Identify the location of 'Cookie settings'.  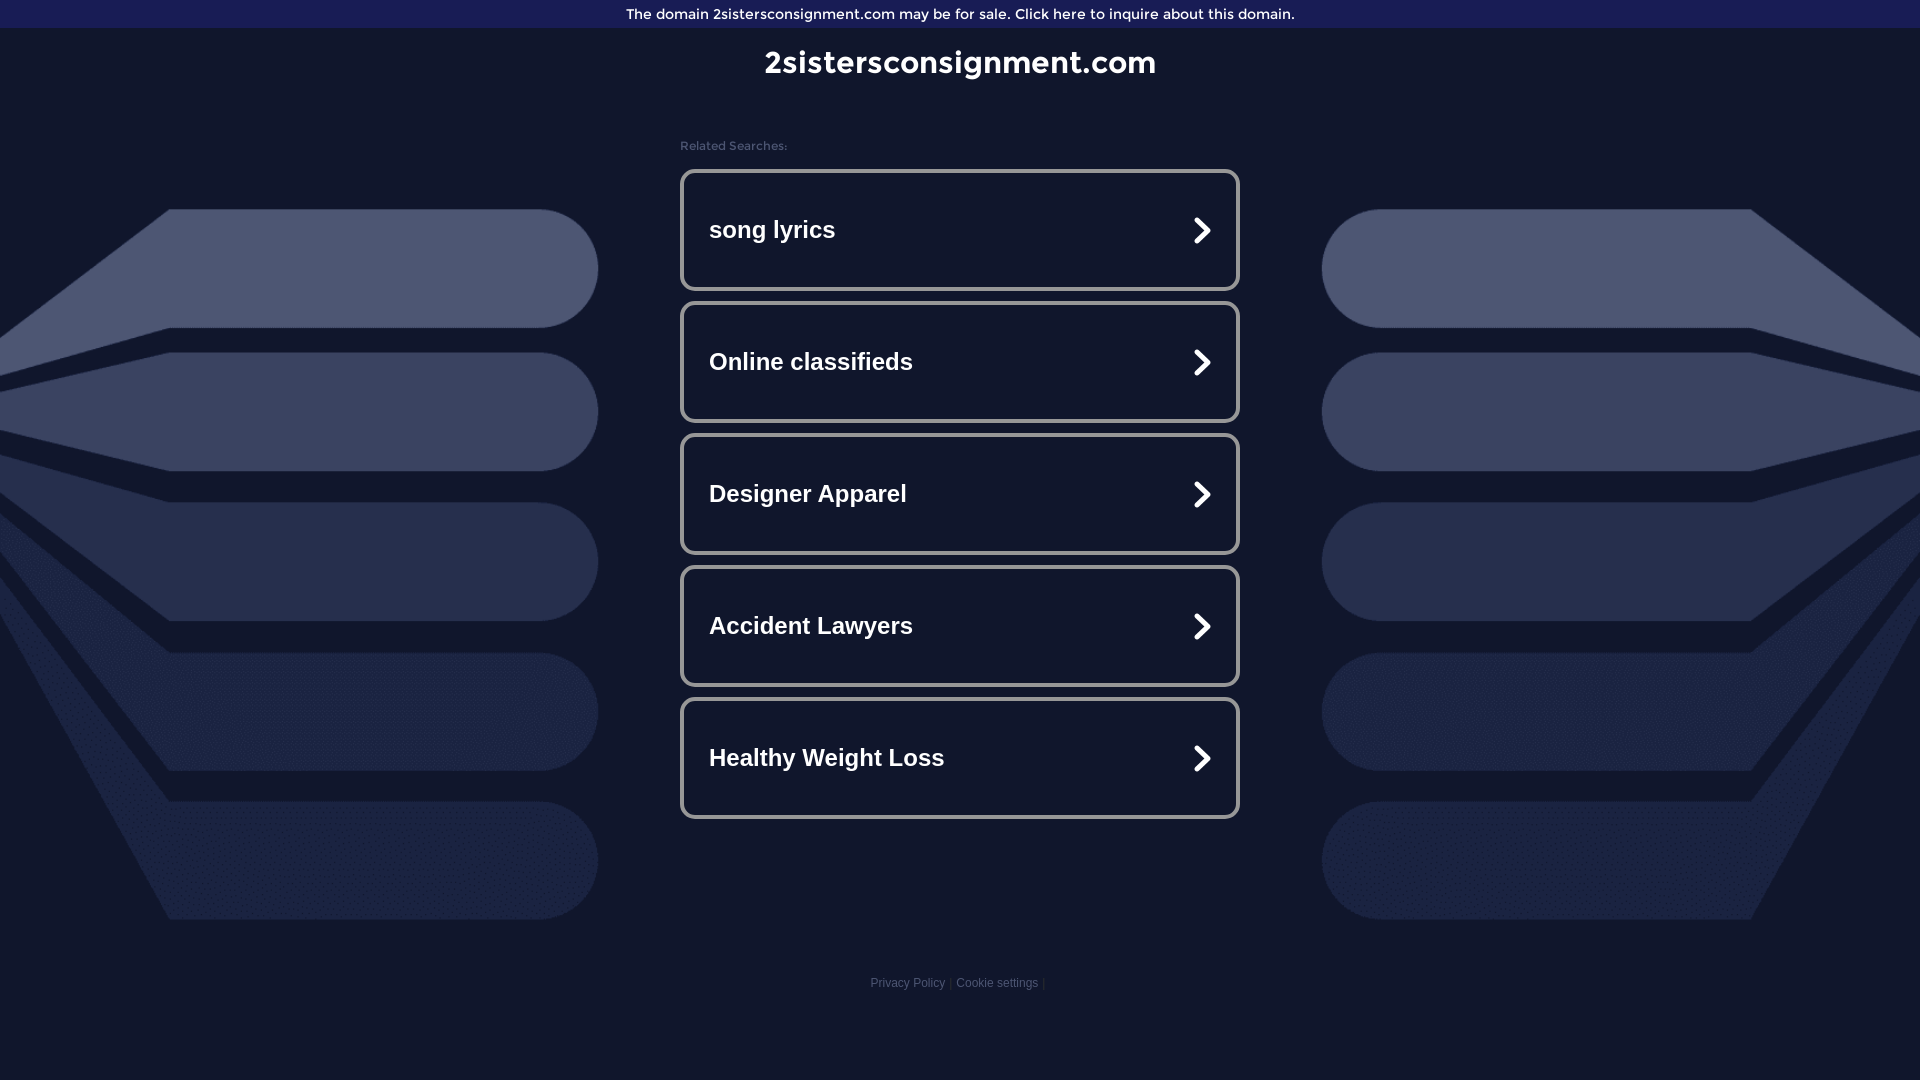
(997, 982).